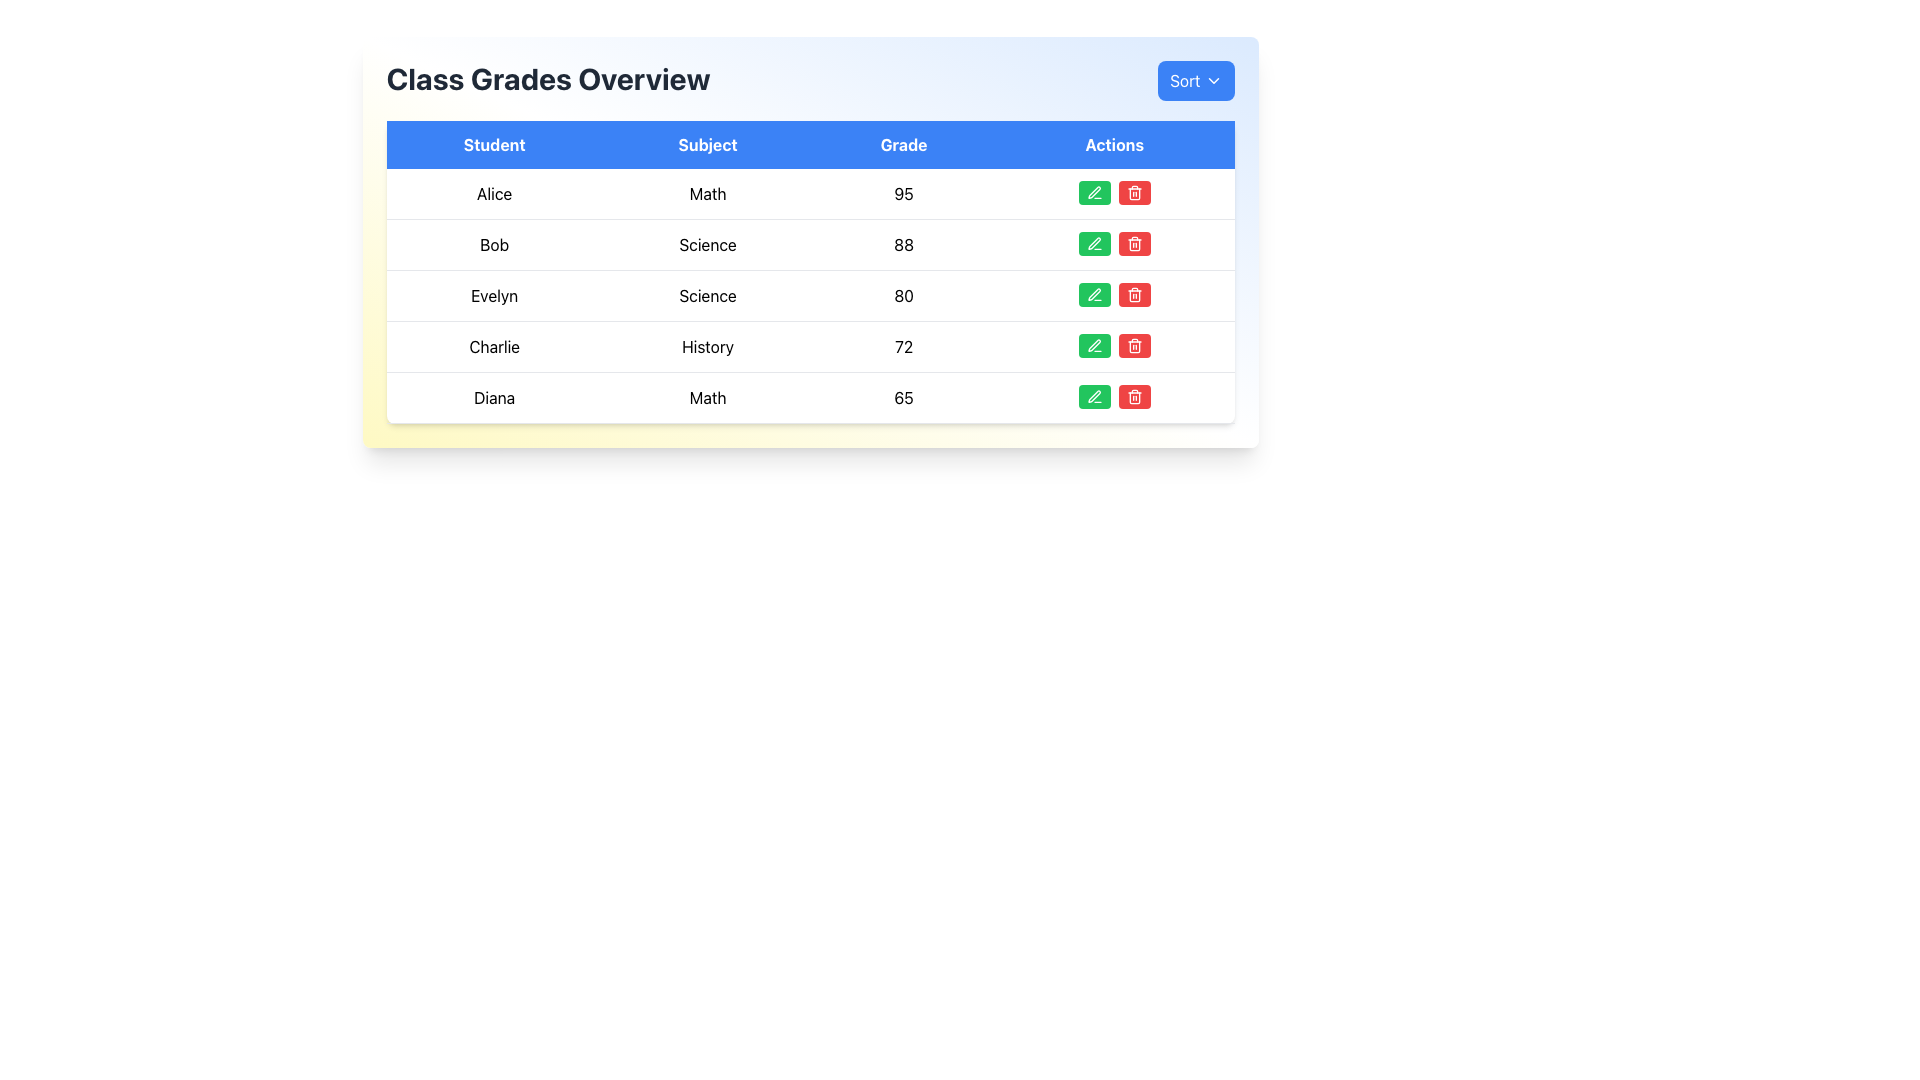 The image size is (1920, 1080). Describe the element at coordinates (1093, 293) in the screenshot. I see `the edit button for the 'Evelyn - Science' record located in the Actions column of the third row in the table` at that location.